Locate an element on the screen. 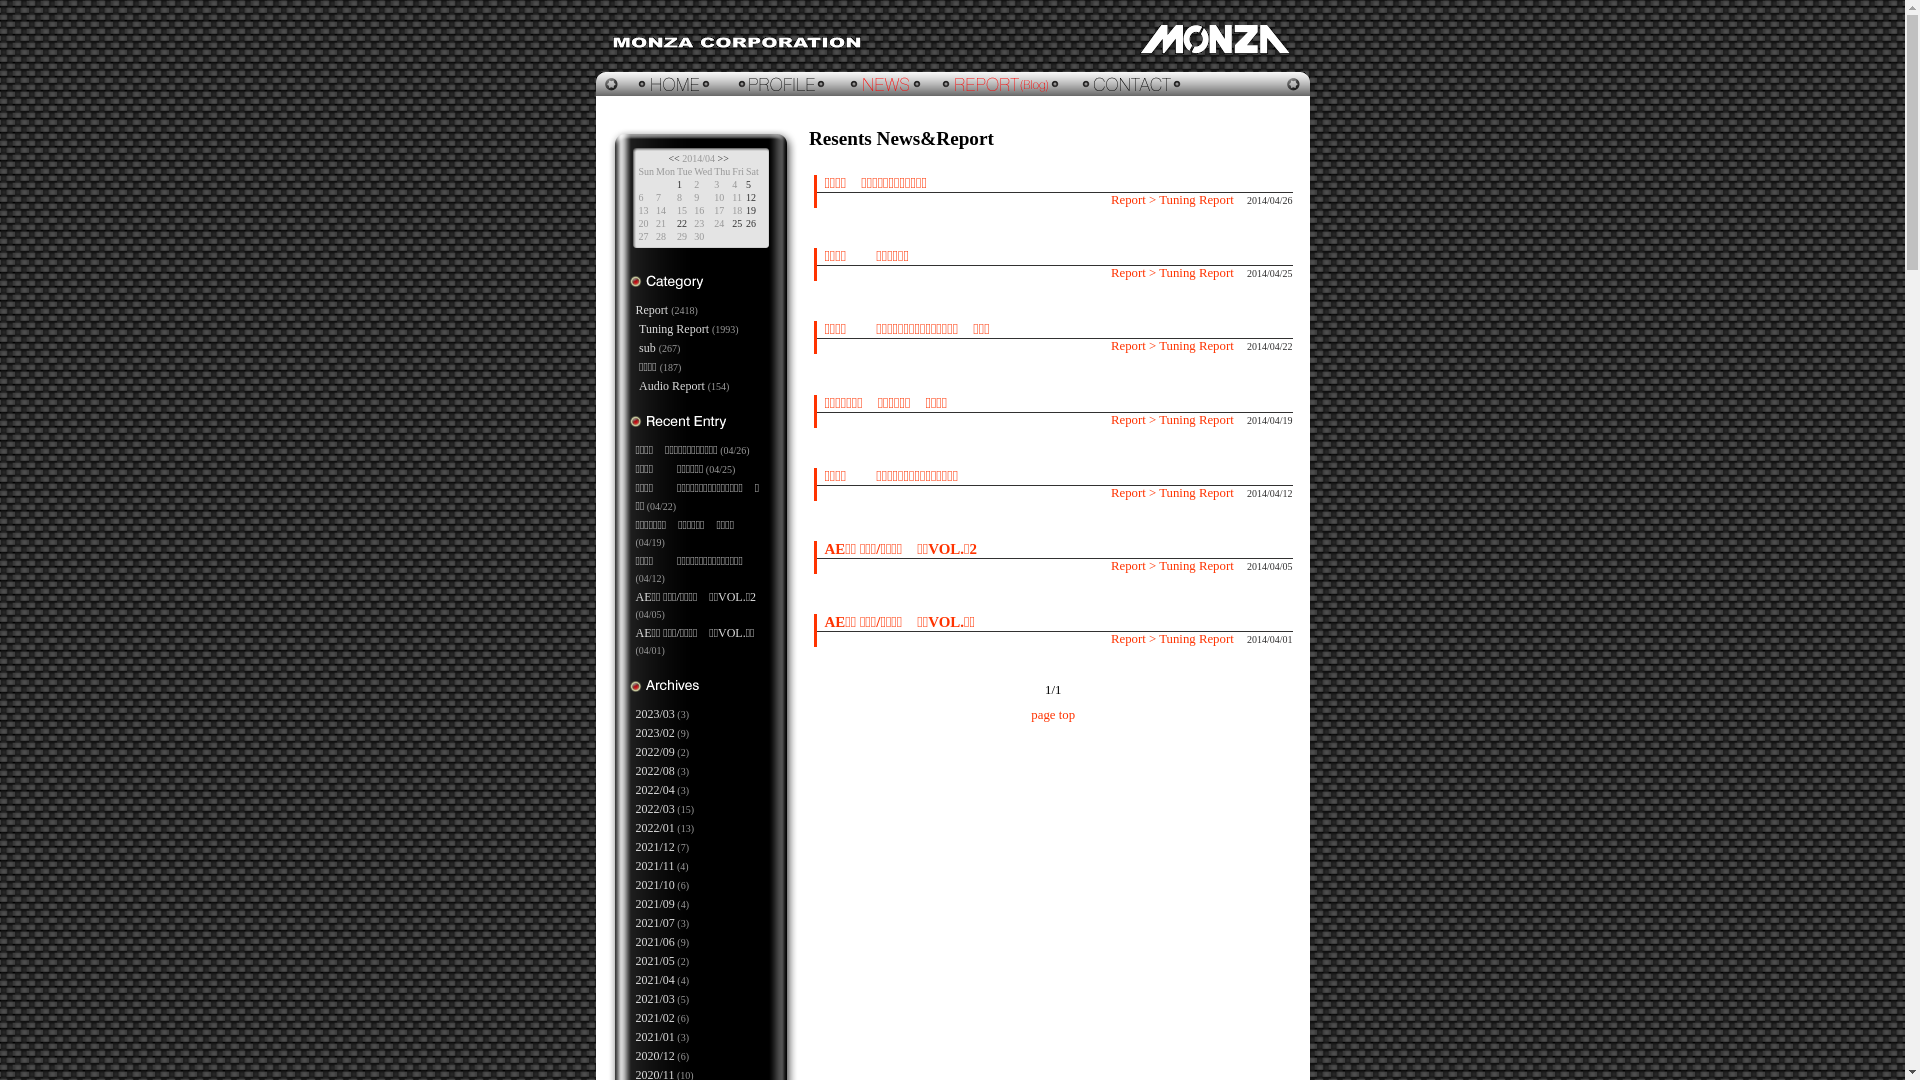 The image size is (1920, 1080). '2022/01' is located at coordinates (634, 828).